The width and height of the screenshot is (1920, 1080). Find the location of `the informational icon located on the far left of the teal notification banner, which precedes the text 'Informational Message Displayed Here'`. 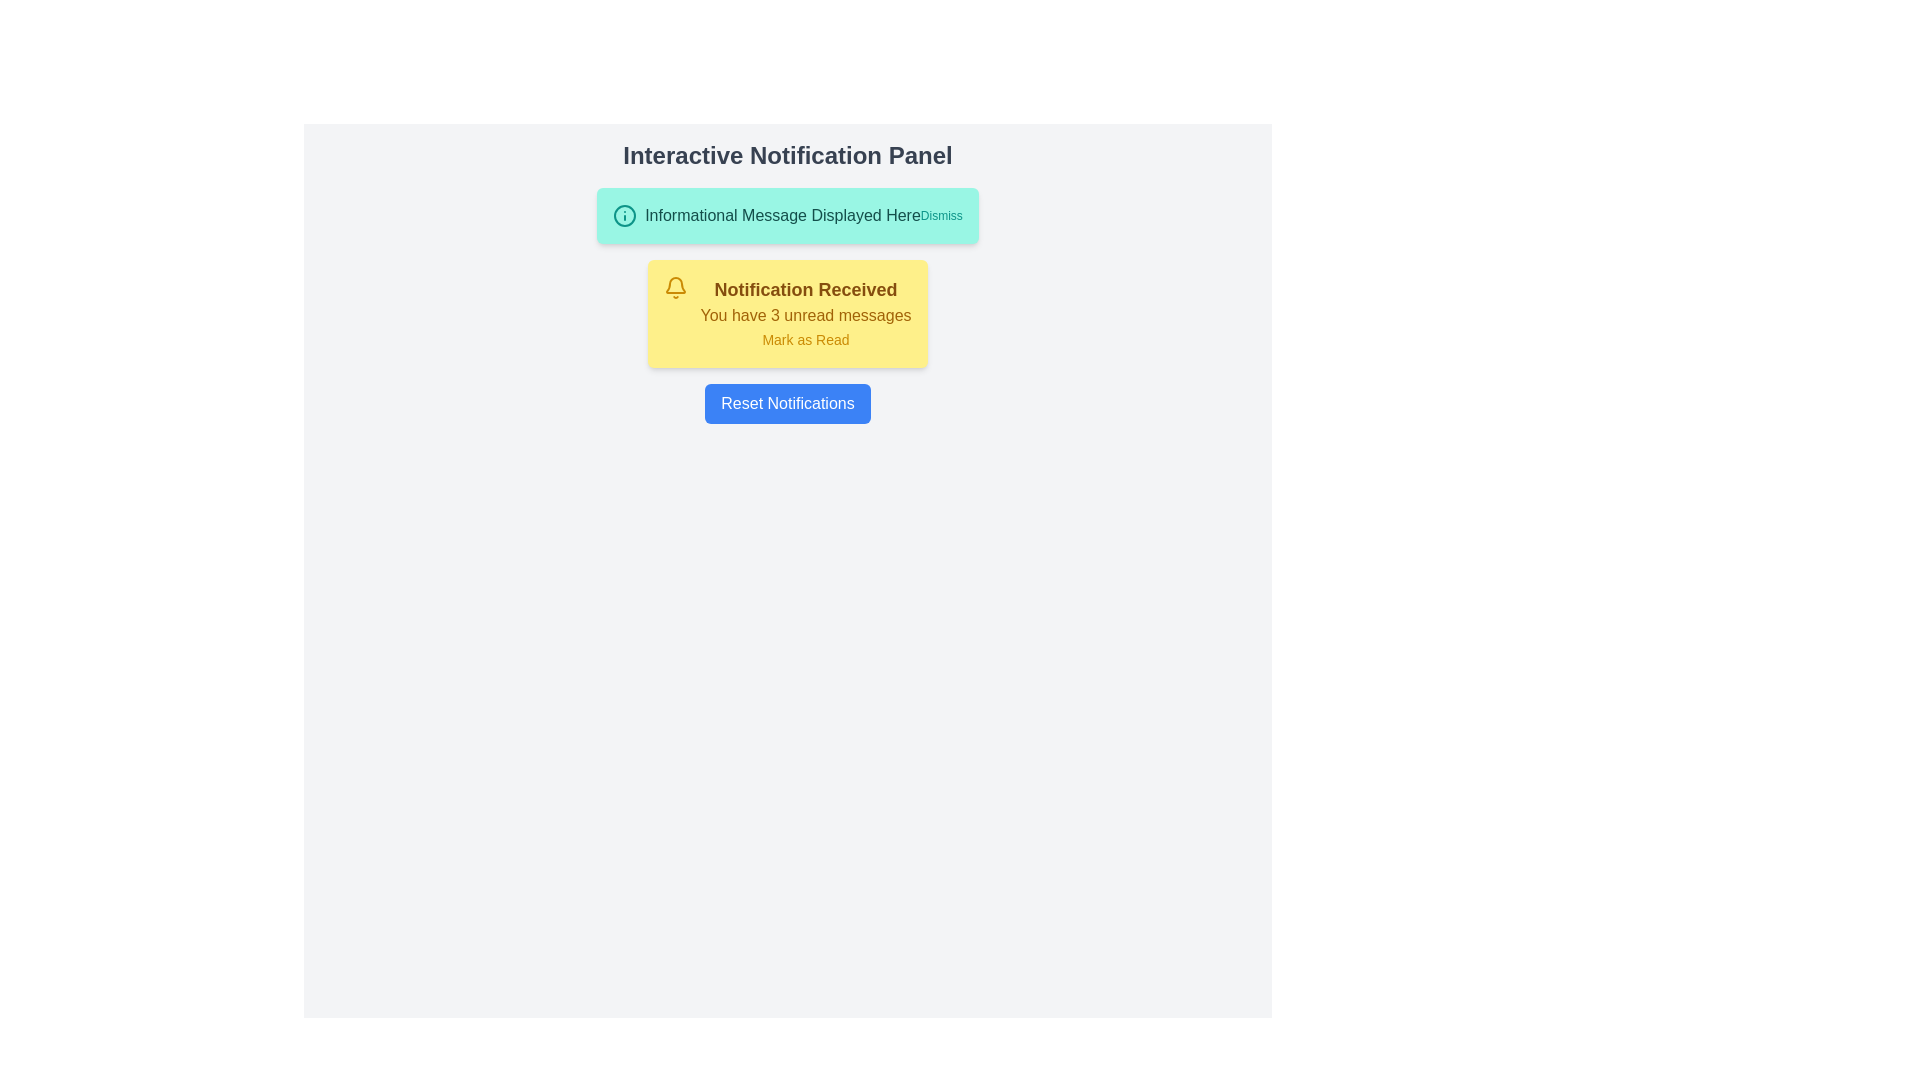

the informational icon located on the far left of the teal notification banner, which precedes the text 'Informational Message Displayed Here' is located at coordinates (624, 216).